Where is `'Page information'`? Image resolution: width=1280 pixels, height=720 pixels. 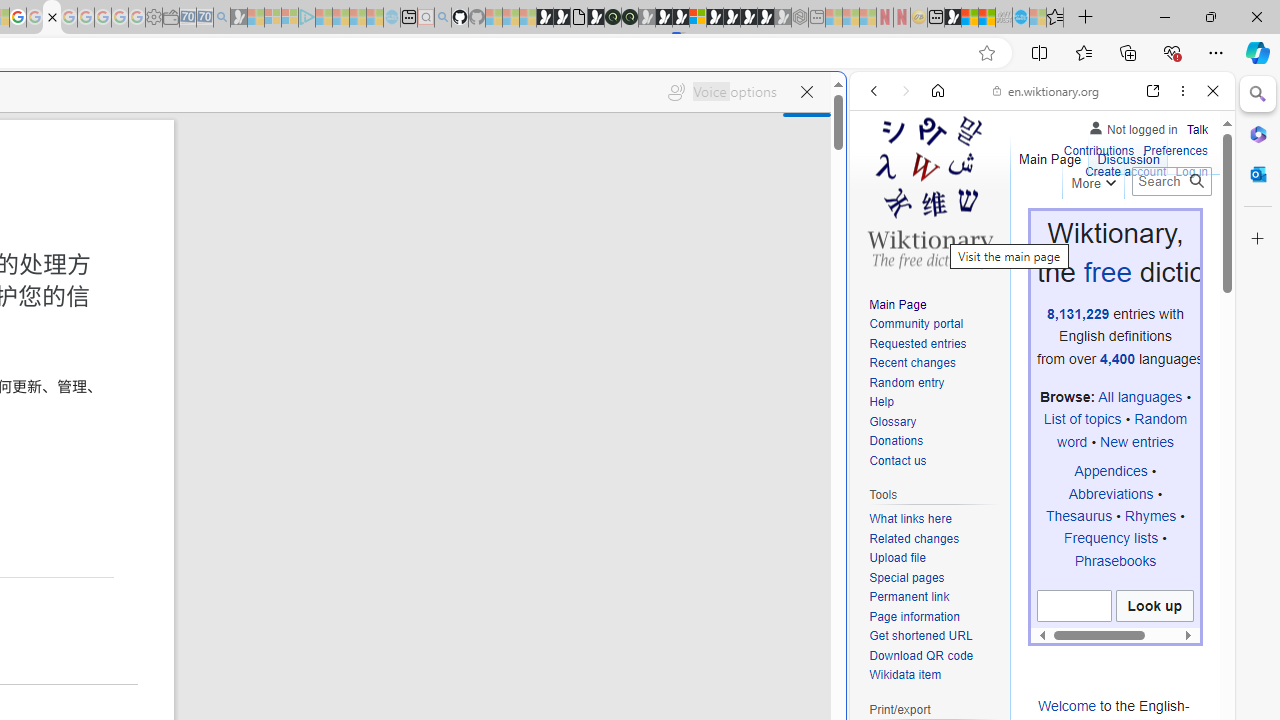 'Page information' is located at coordinates (913, 615).